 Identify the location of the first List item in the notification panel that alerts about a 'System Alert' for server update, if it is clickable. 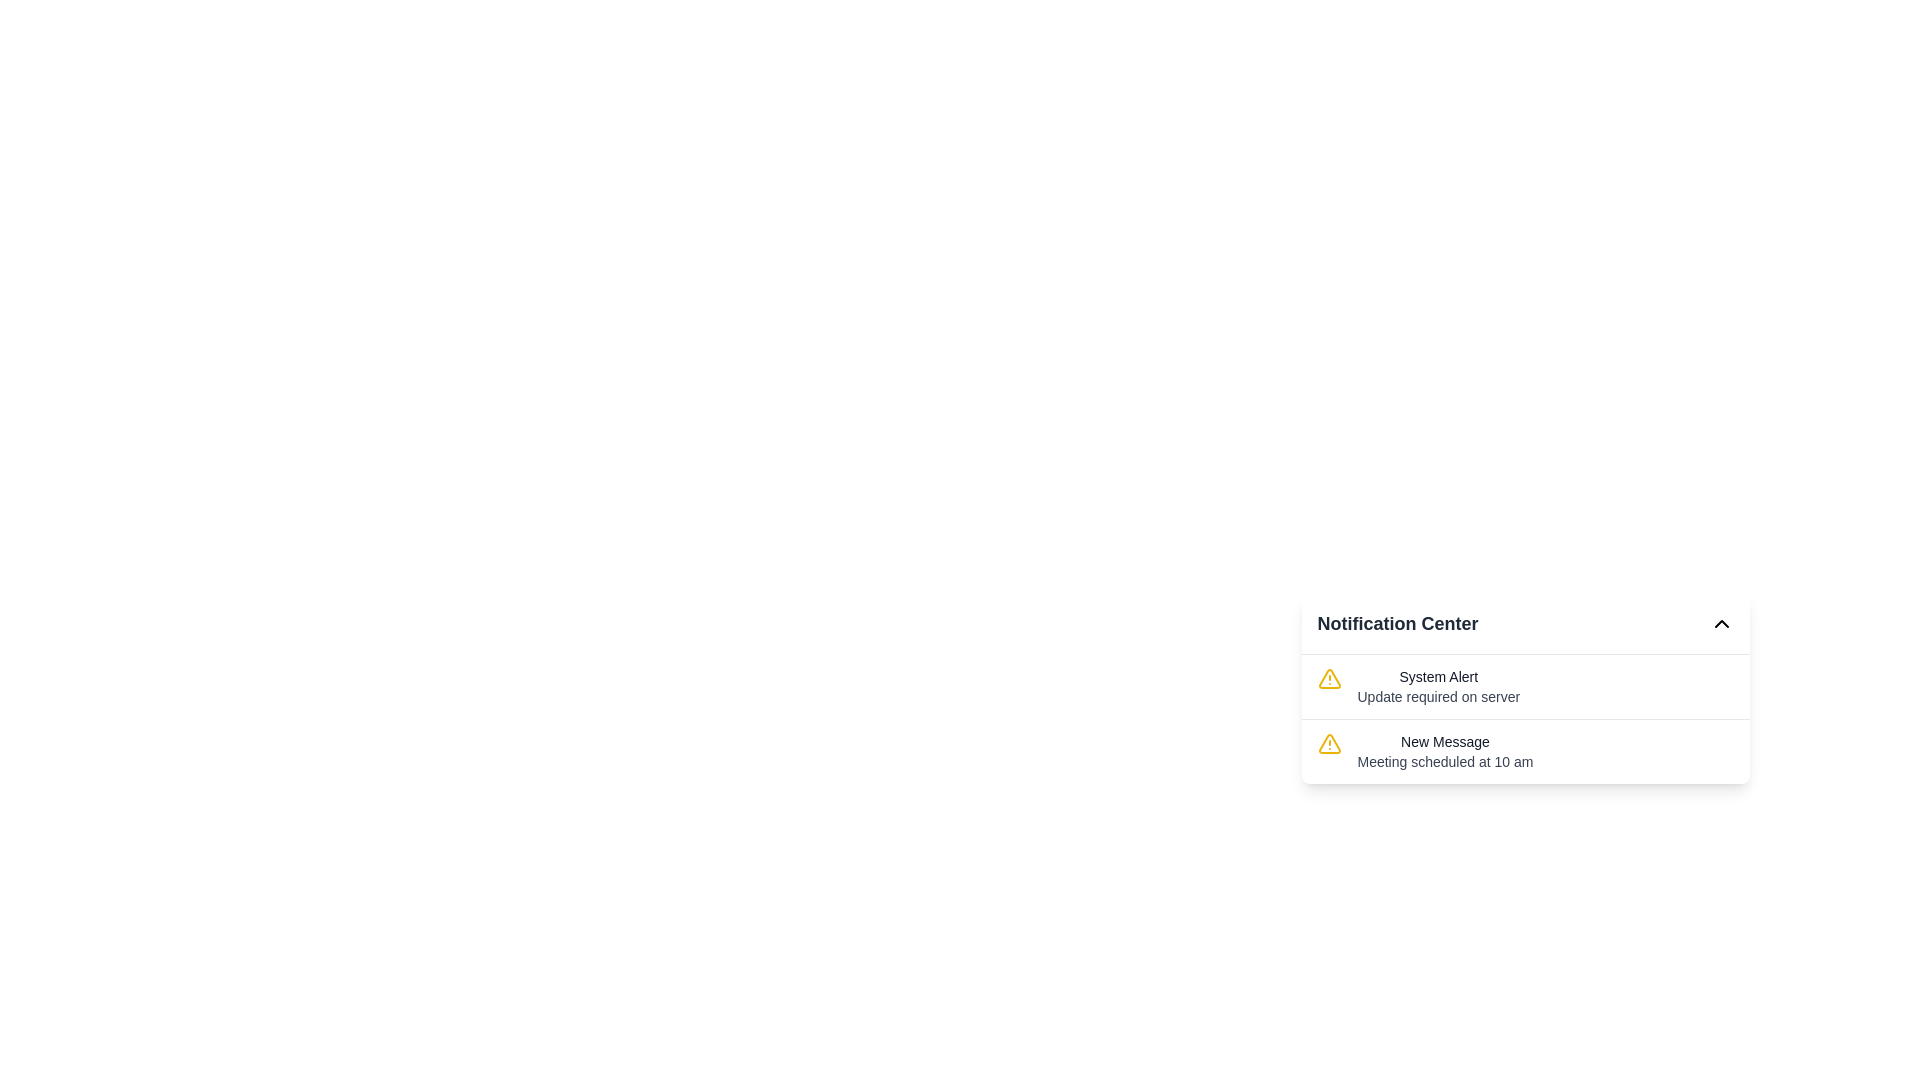
(1524, 701).